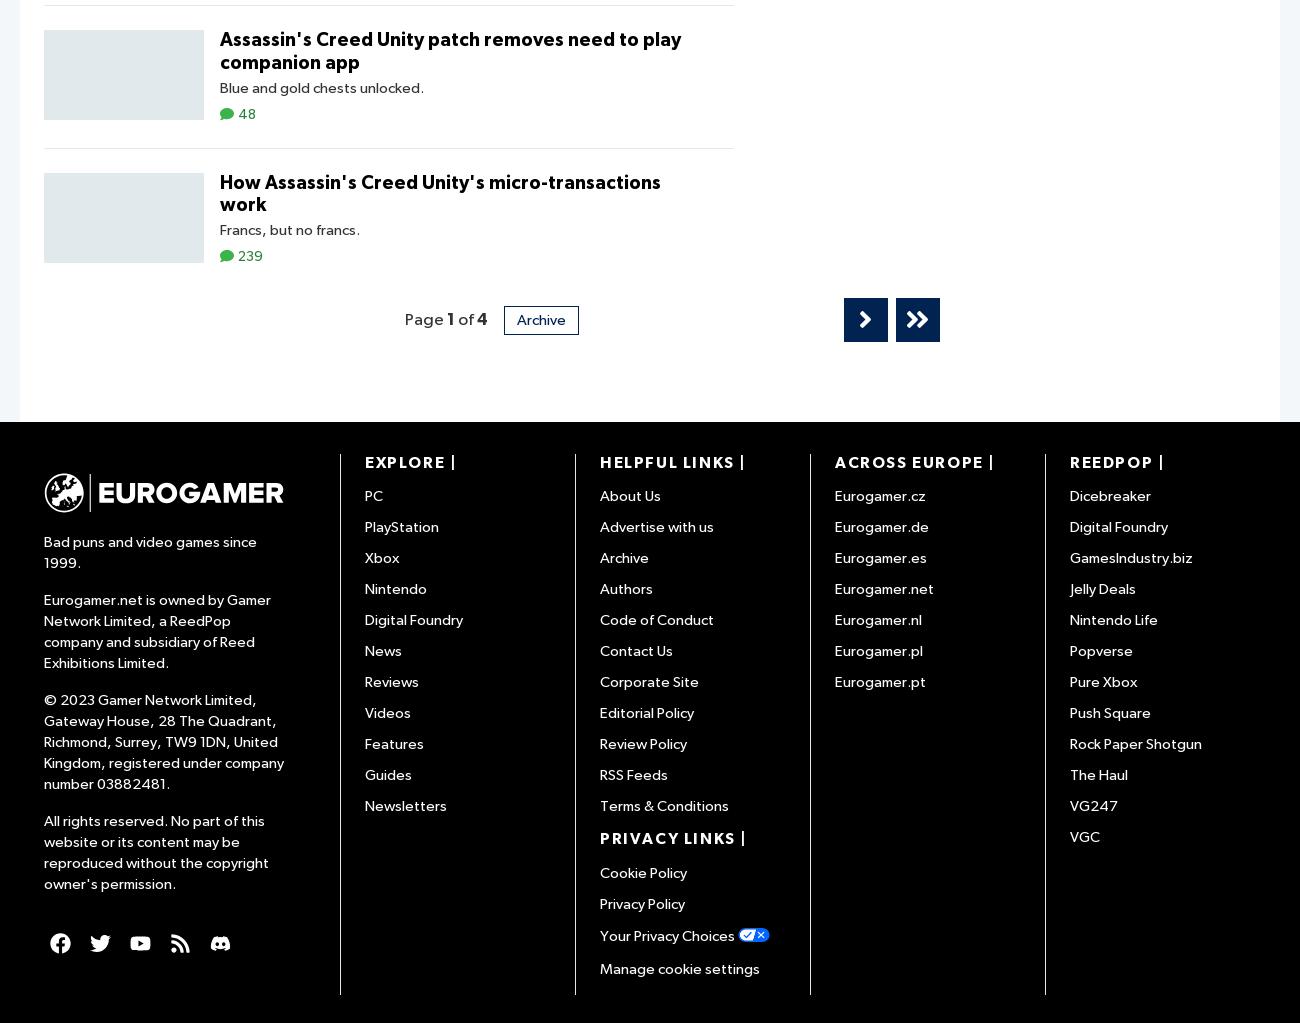 Image resolution: width=1300 pixels, height=1023 pixels. What do you see at coordinates (401, 526) in the screenshot?
I see `'PlayStation'` at bounding box center [401, 526].